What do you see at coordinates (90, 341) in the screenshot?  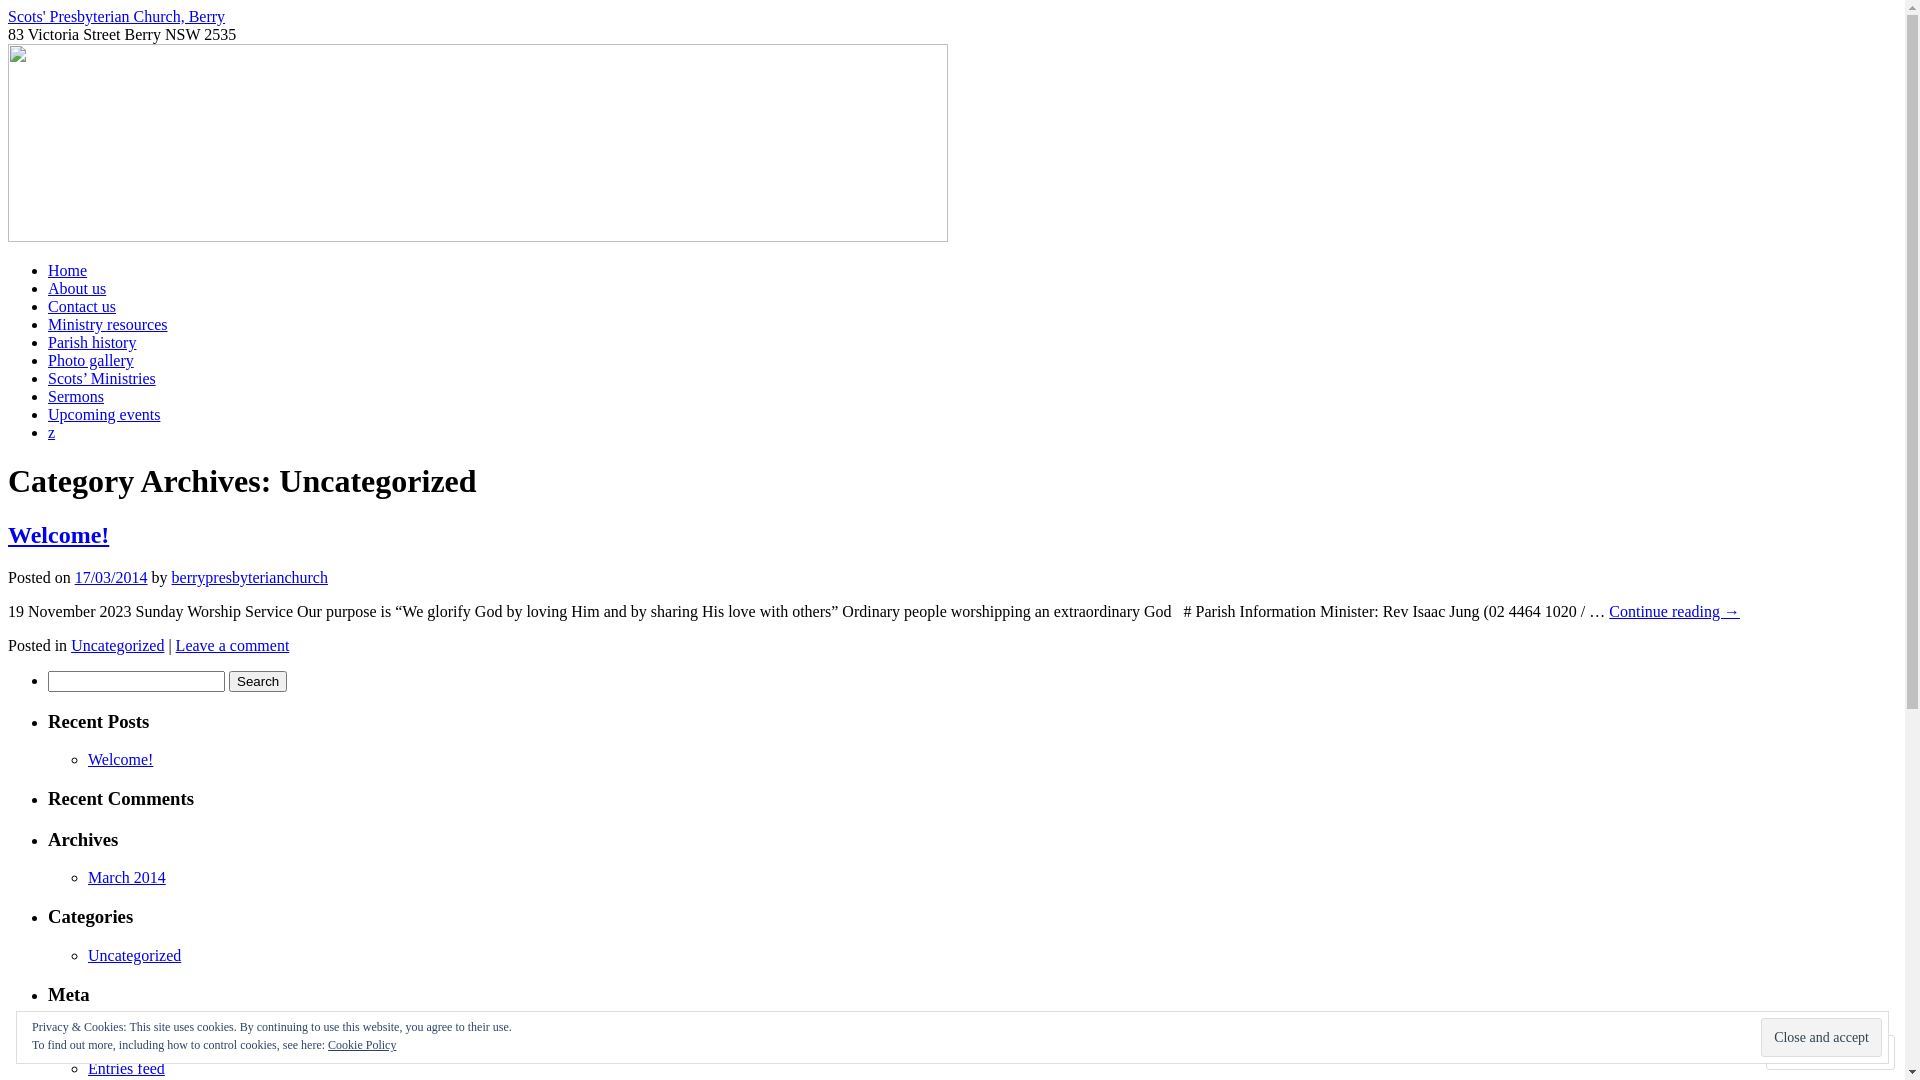 I see `'Parish history'` at bounding box center [90, 341].